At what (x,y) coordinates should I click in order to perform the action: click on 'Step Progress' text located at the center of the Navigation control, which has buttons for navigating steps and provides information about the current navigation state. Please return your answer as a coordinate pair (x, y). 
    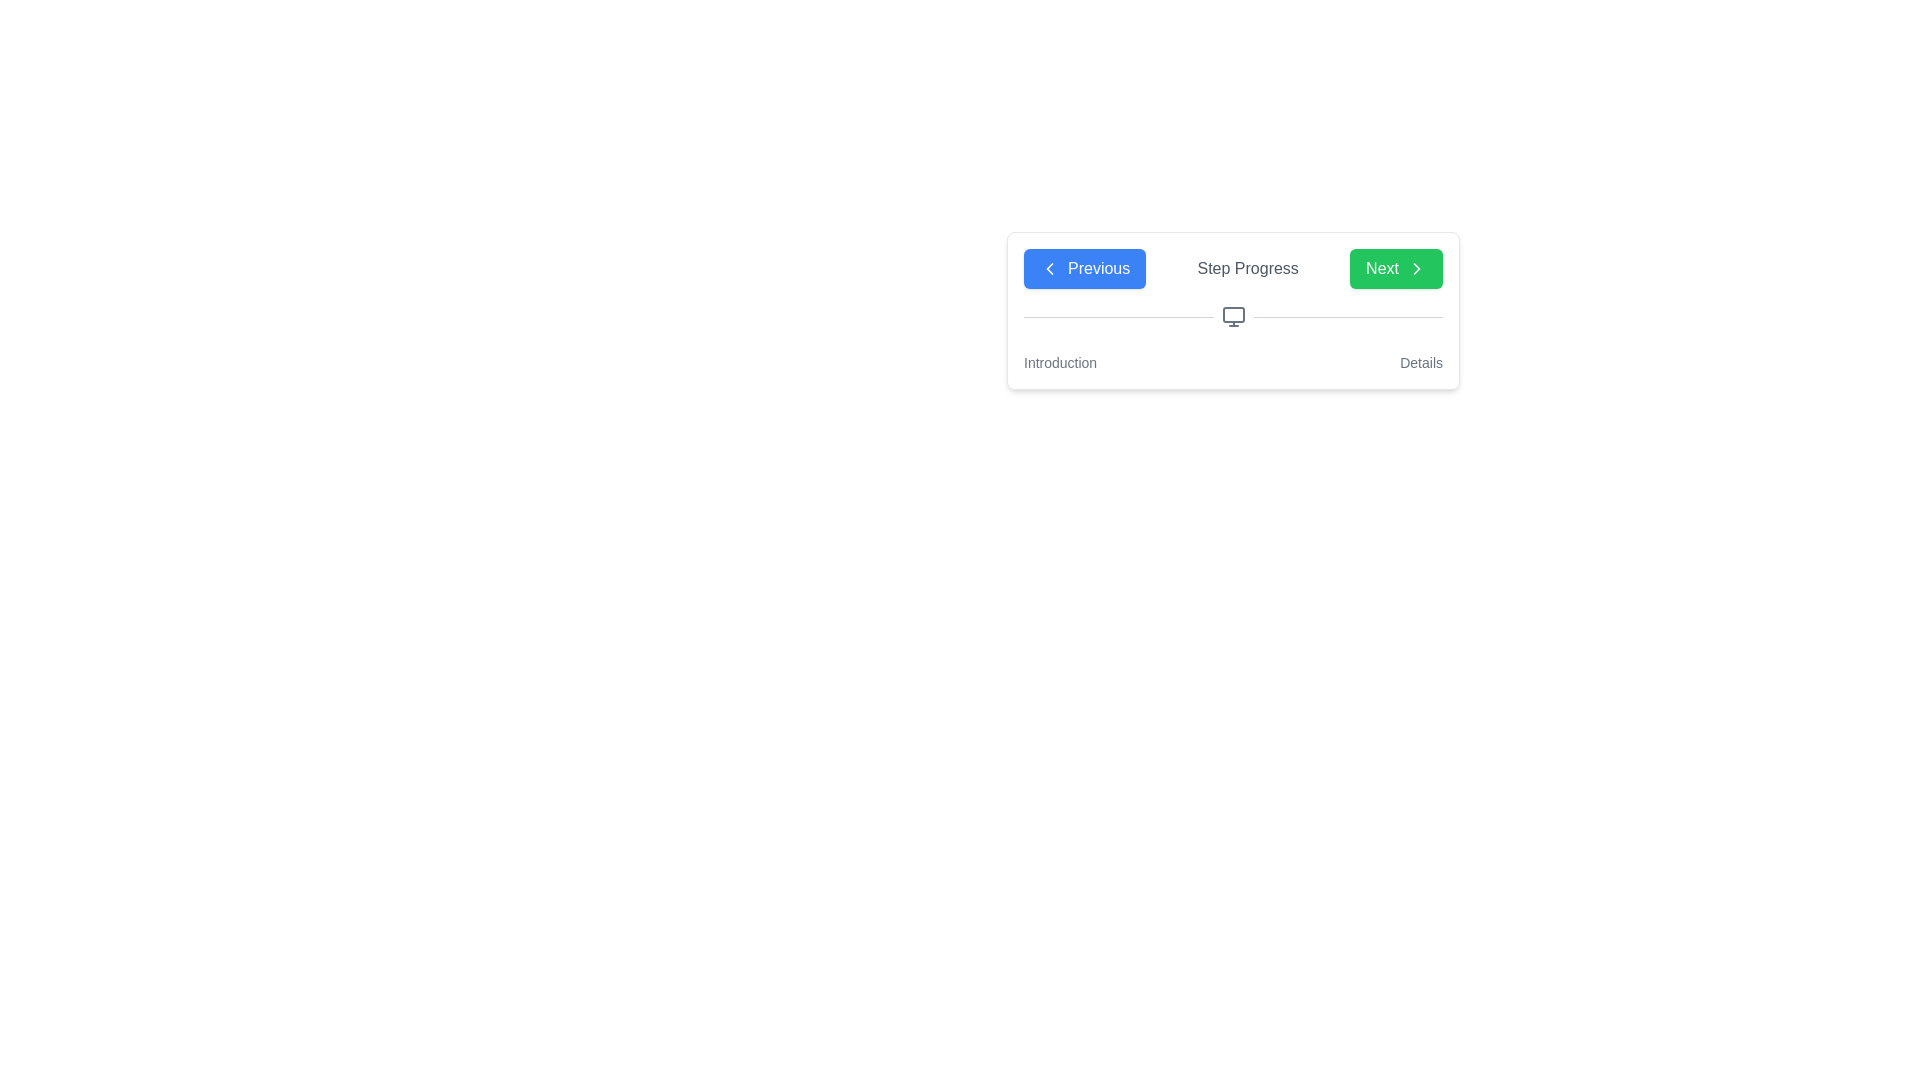
    Looking at the image, I should click on (1232, 268).